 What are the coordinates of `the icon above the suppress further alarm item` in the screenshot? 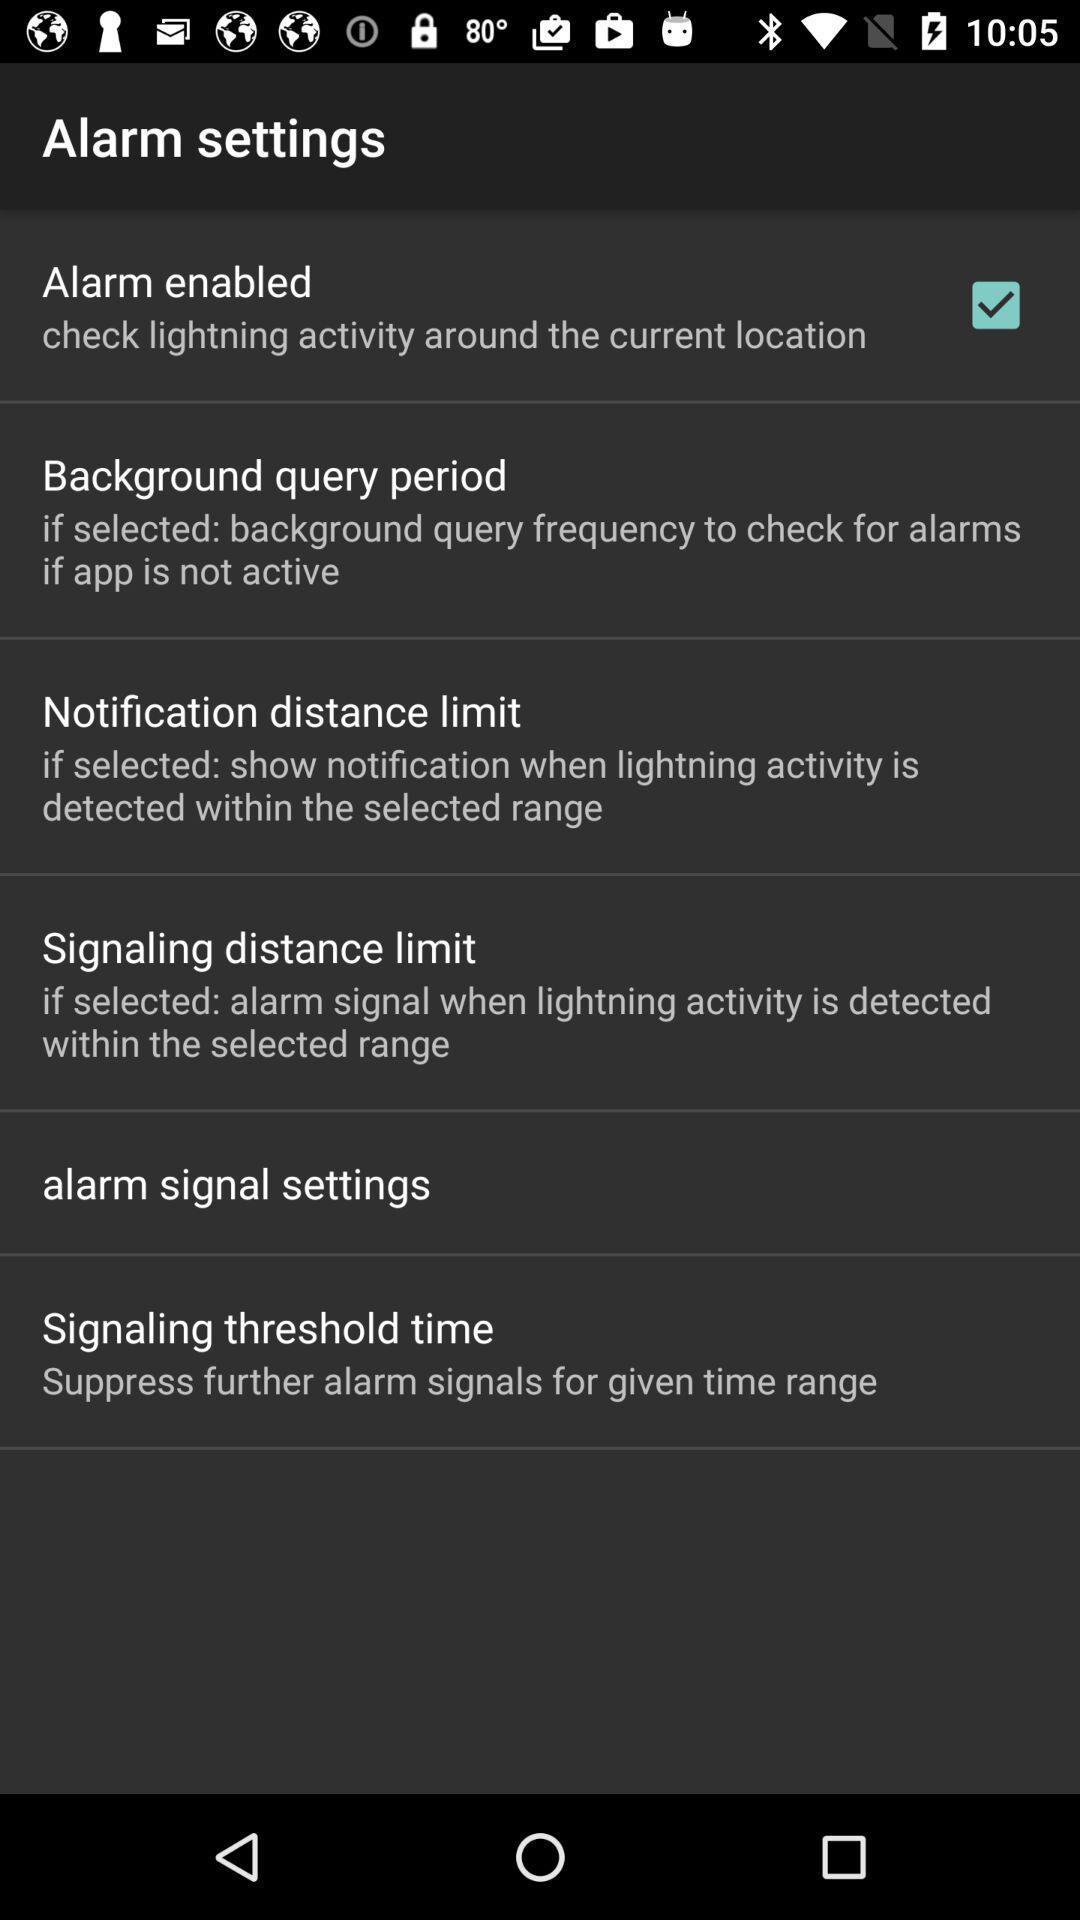 It's located at (267, 1326).